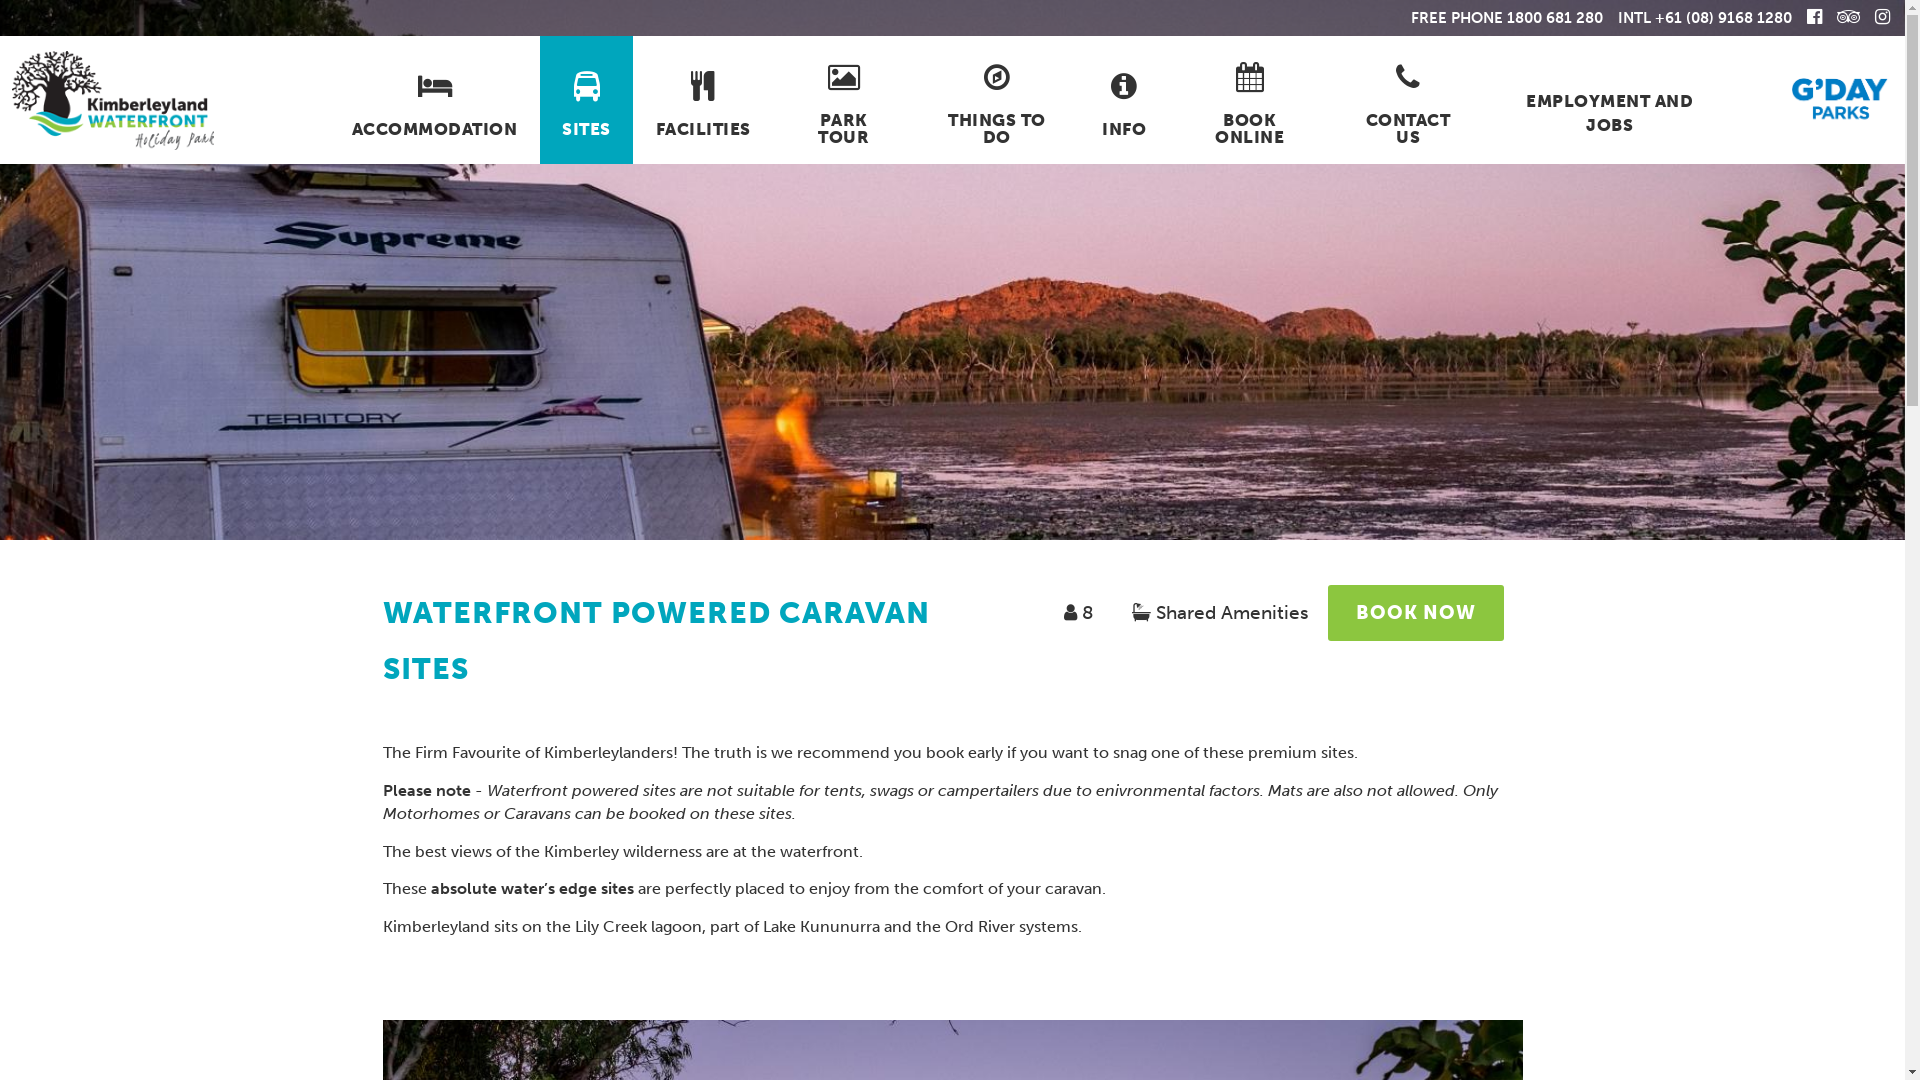 This screenshot has width=1920, height=1080. I want to click on 'FACILITIES', so click(702, 100).